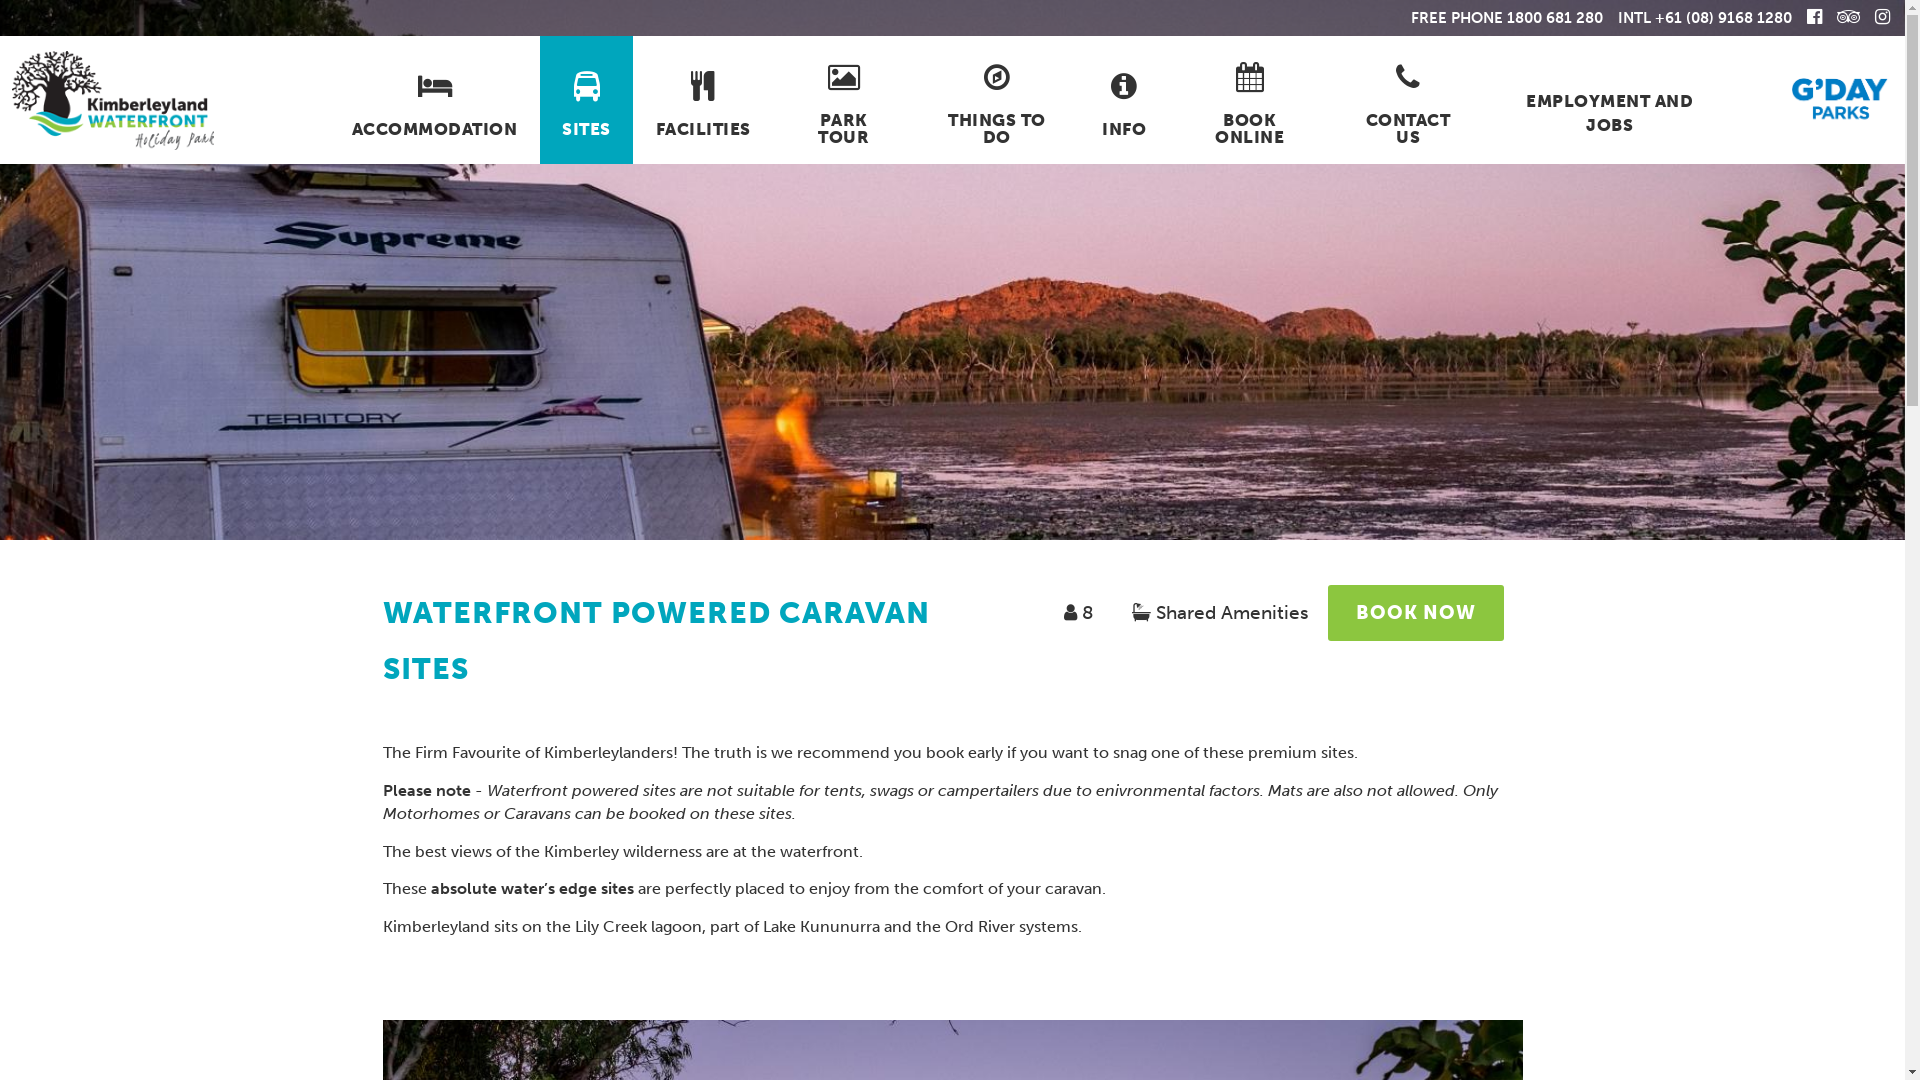 This screenshot has width=1920, height=1080. I want to click on 'FACILITIES', so click(702, 100).